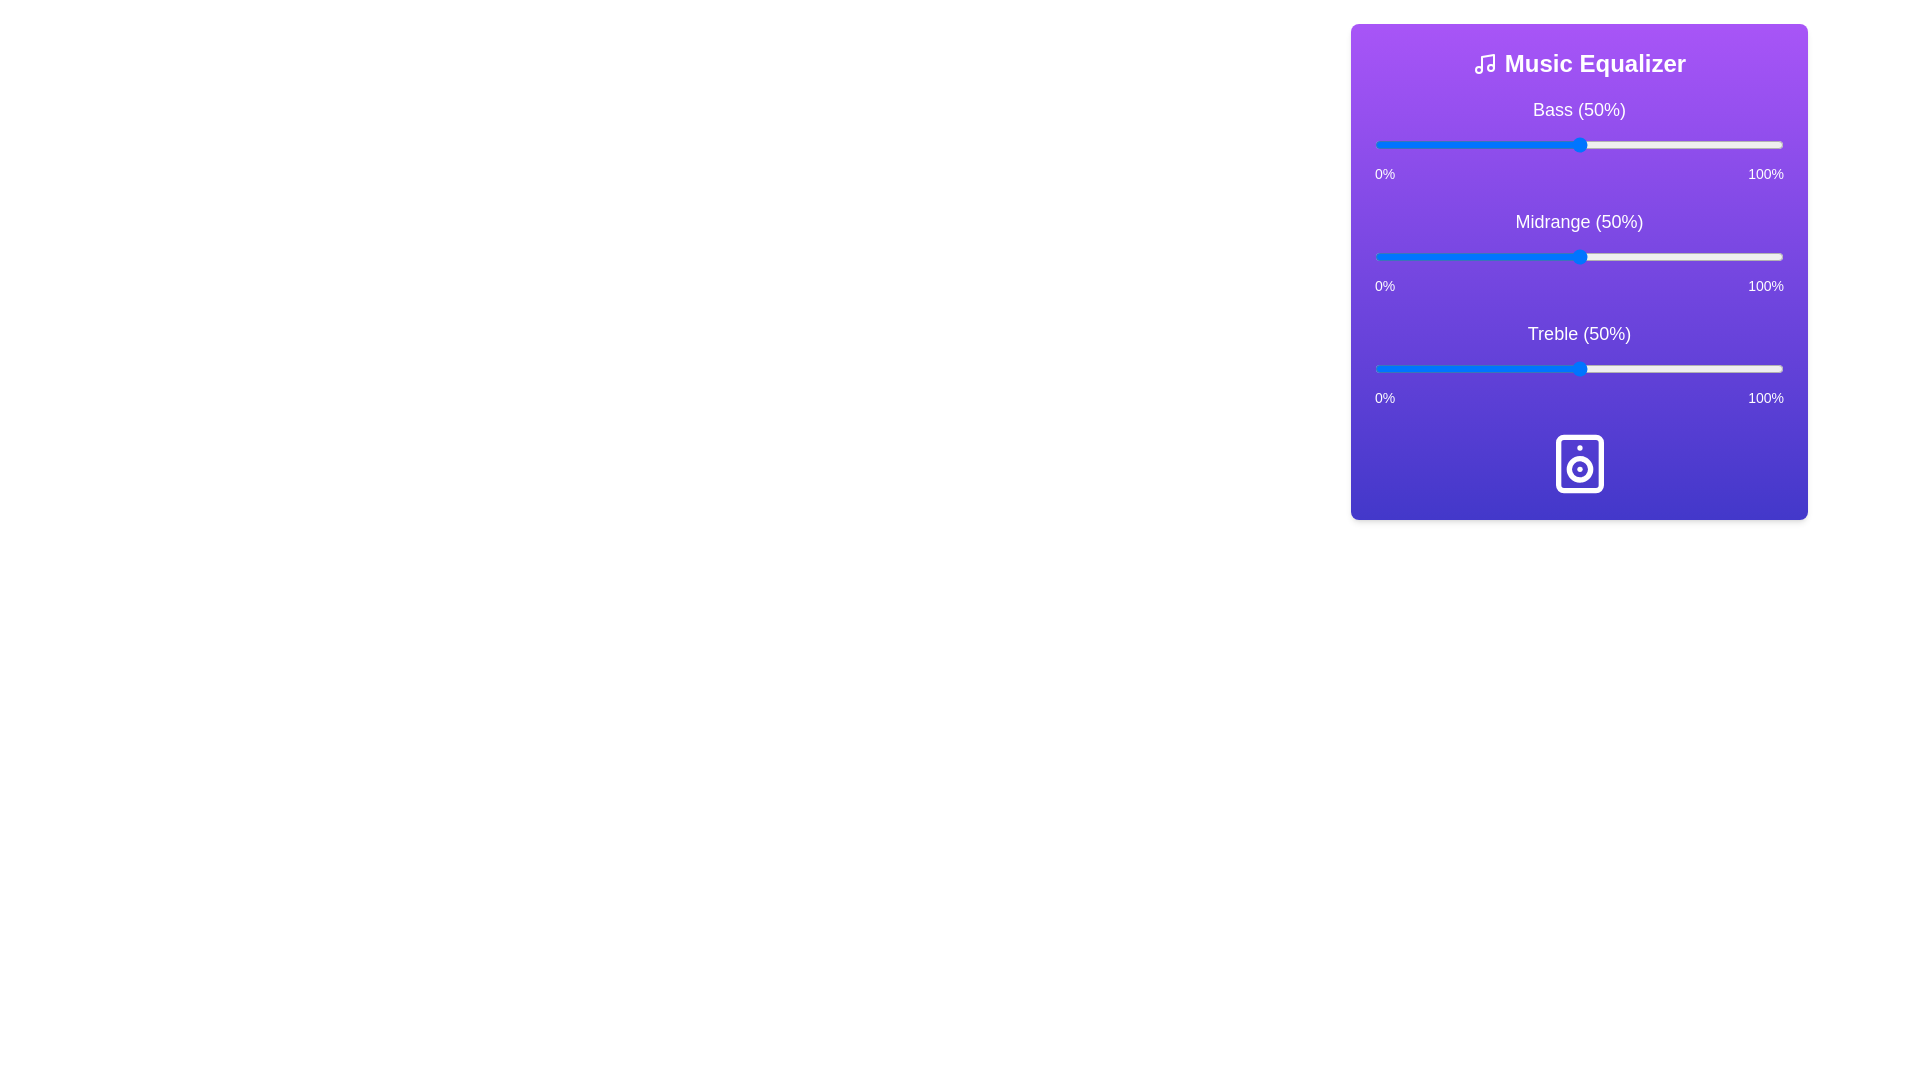  What do you see at coordinates (1578, 463) in the screenshot?
I see `the speaker icon to trigger interaction or visual feedback` at bounding box center [1578, 463].